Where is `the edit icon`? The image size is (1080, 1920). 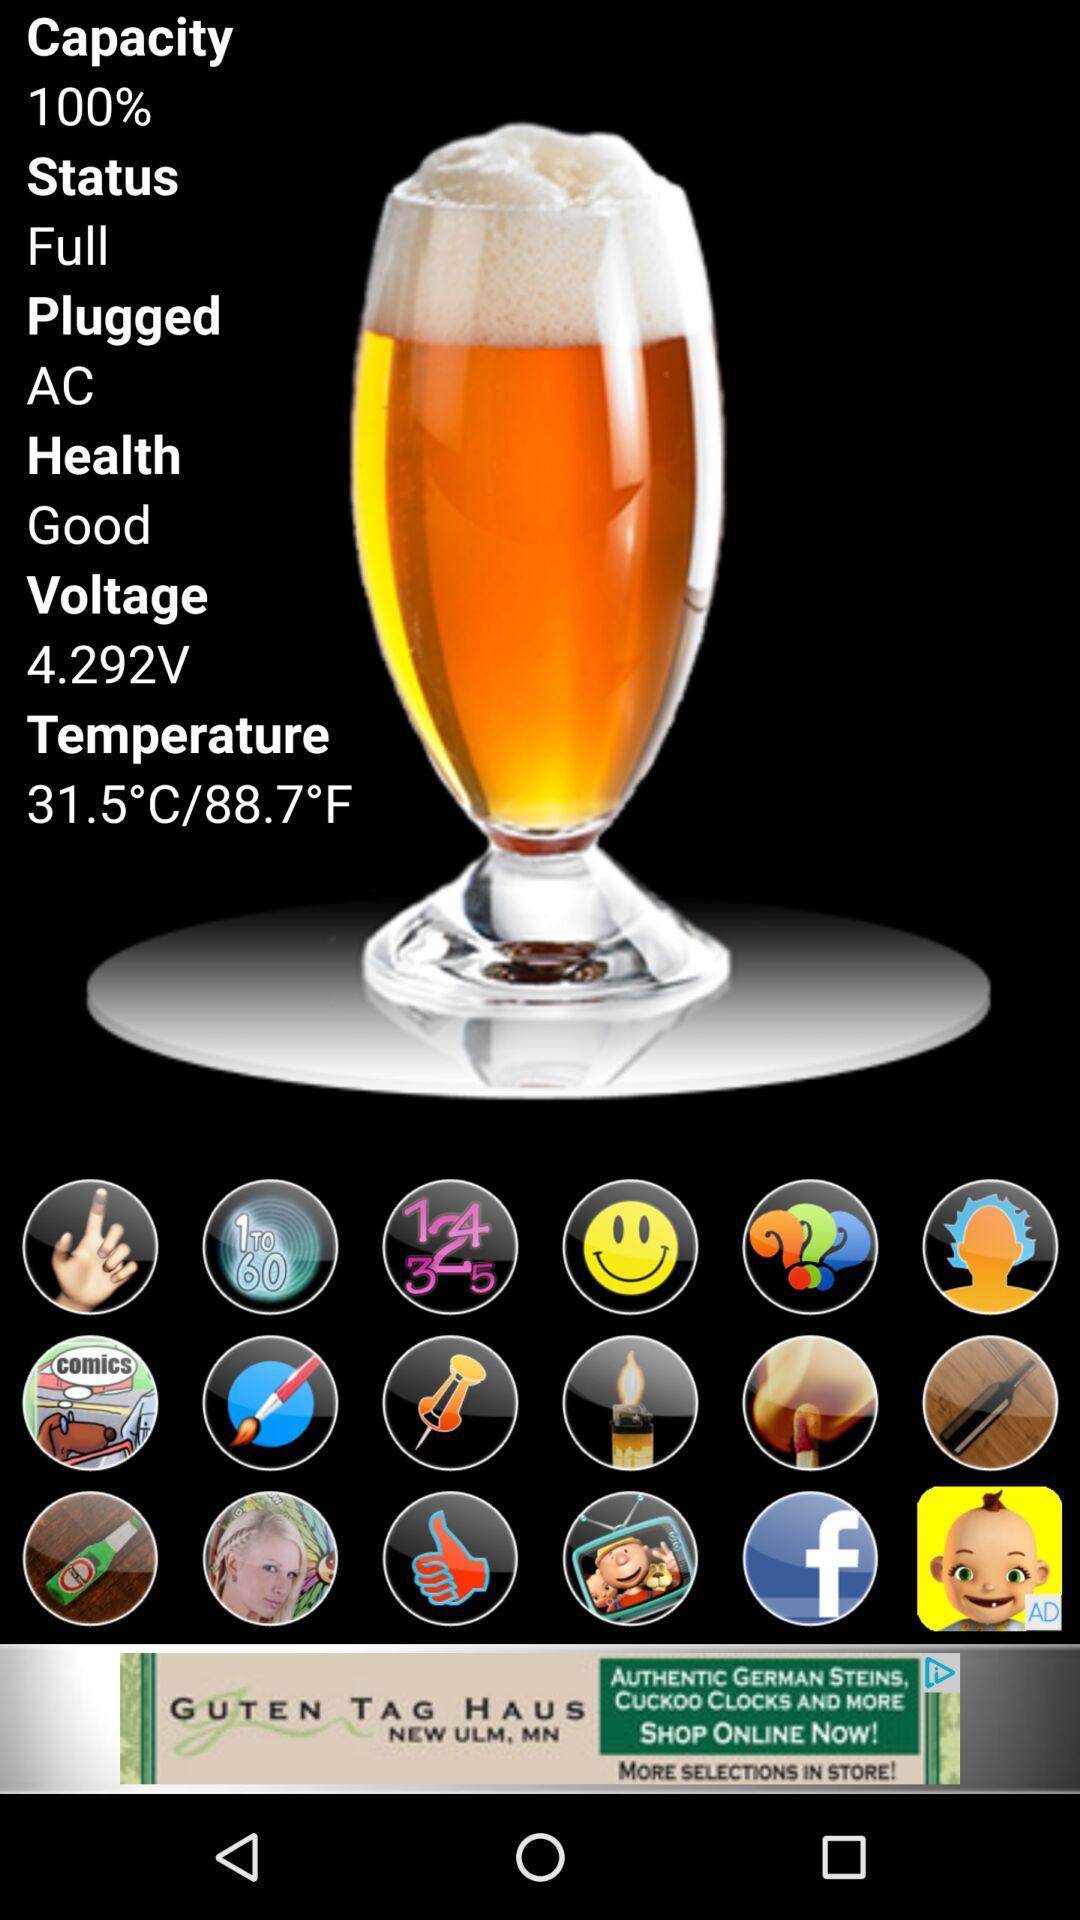 the edit icon is located at coordinates (270, 1501).